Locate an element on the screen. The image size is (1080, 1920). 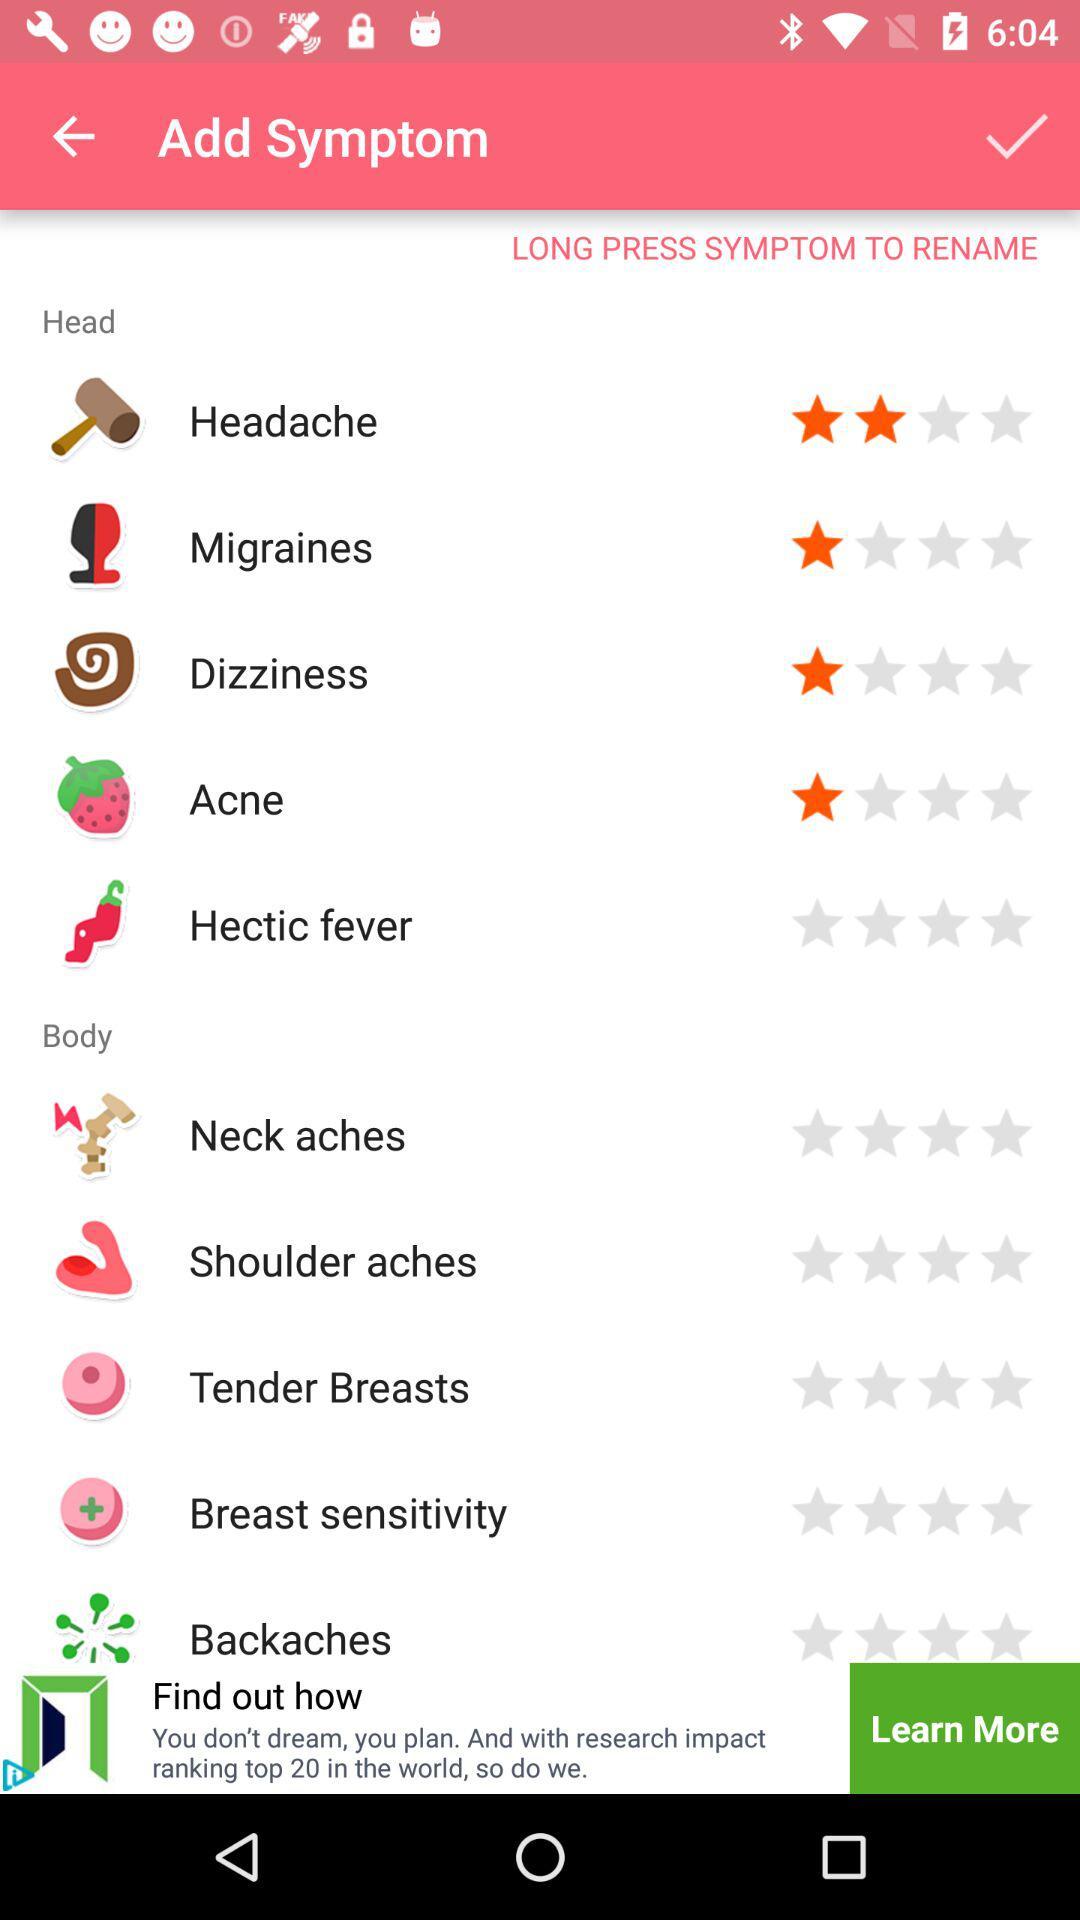
indicates intensity of symptom is located at coordinates (943, 796).